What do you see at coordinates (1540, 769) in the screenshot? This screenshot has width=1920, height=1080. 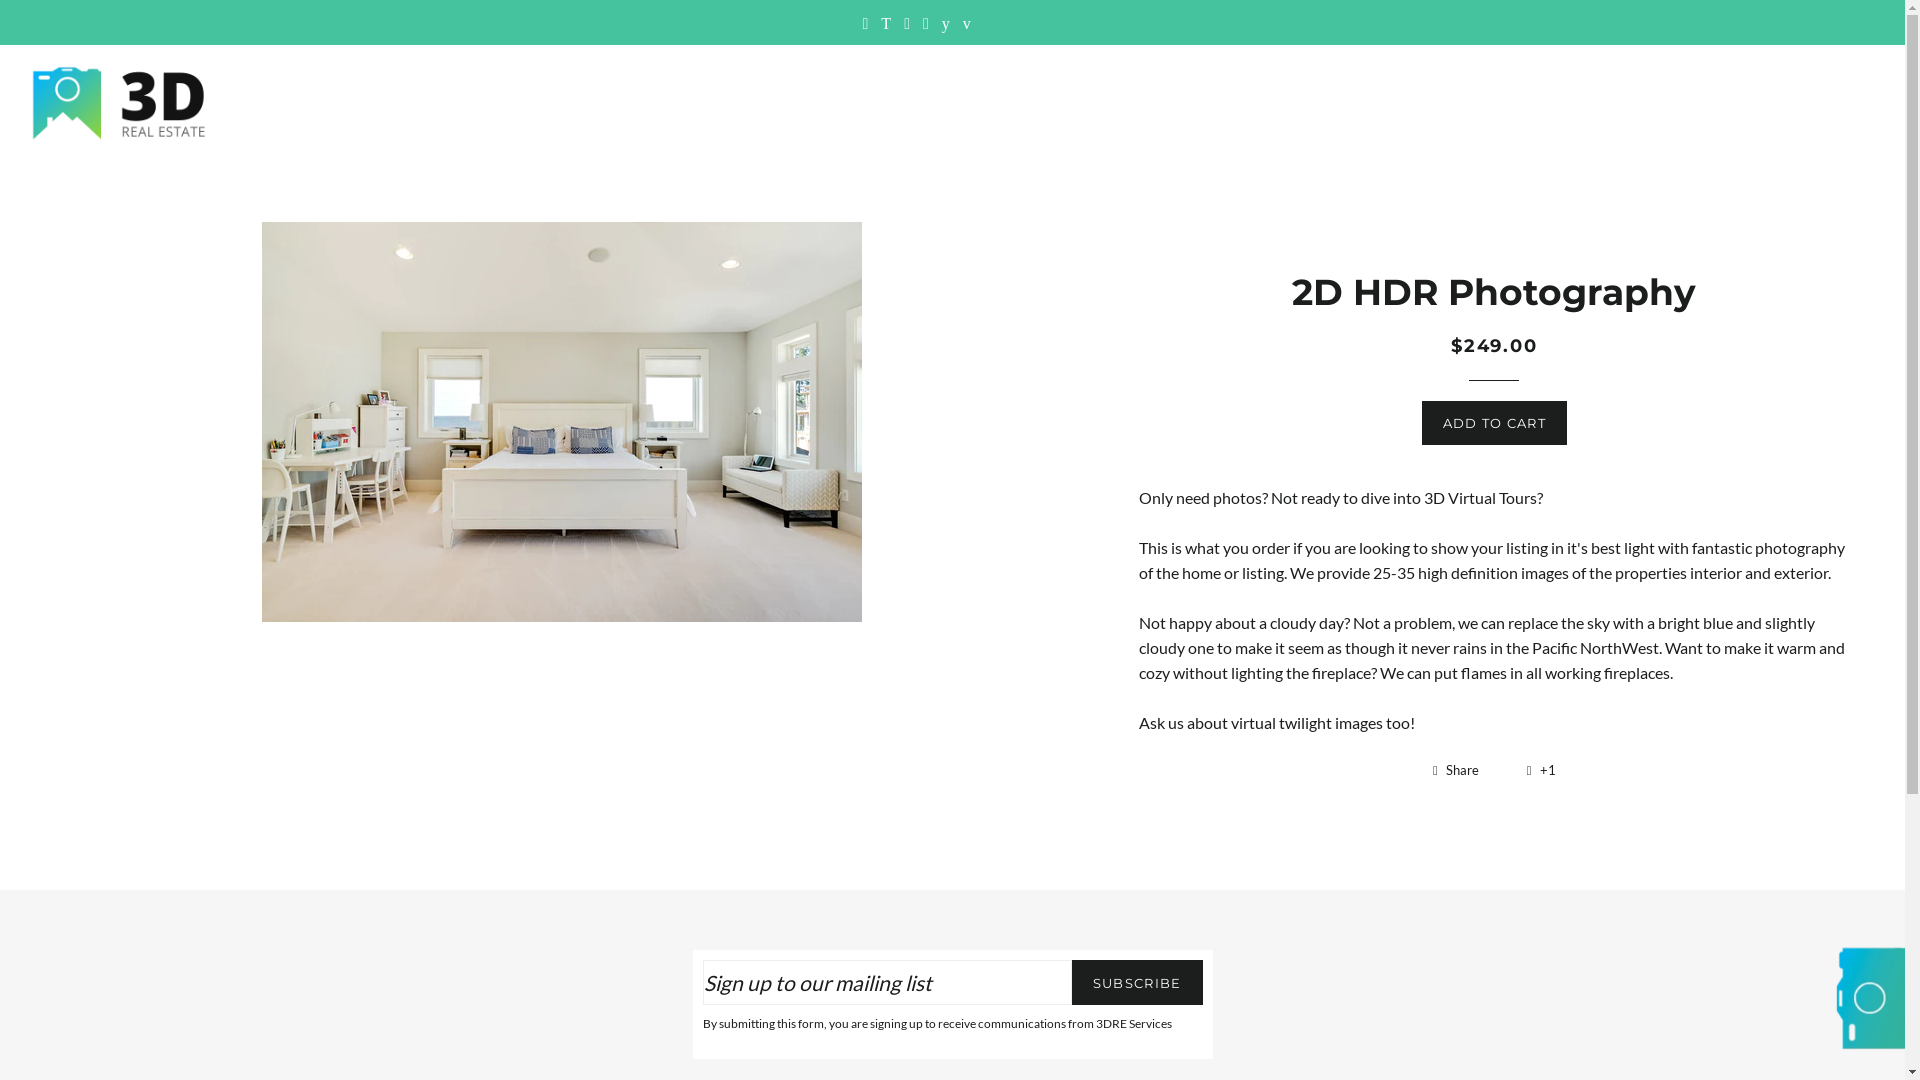 I see `'+1` at bounding box center [1540, 769].